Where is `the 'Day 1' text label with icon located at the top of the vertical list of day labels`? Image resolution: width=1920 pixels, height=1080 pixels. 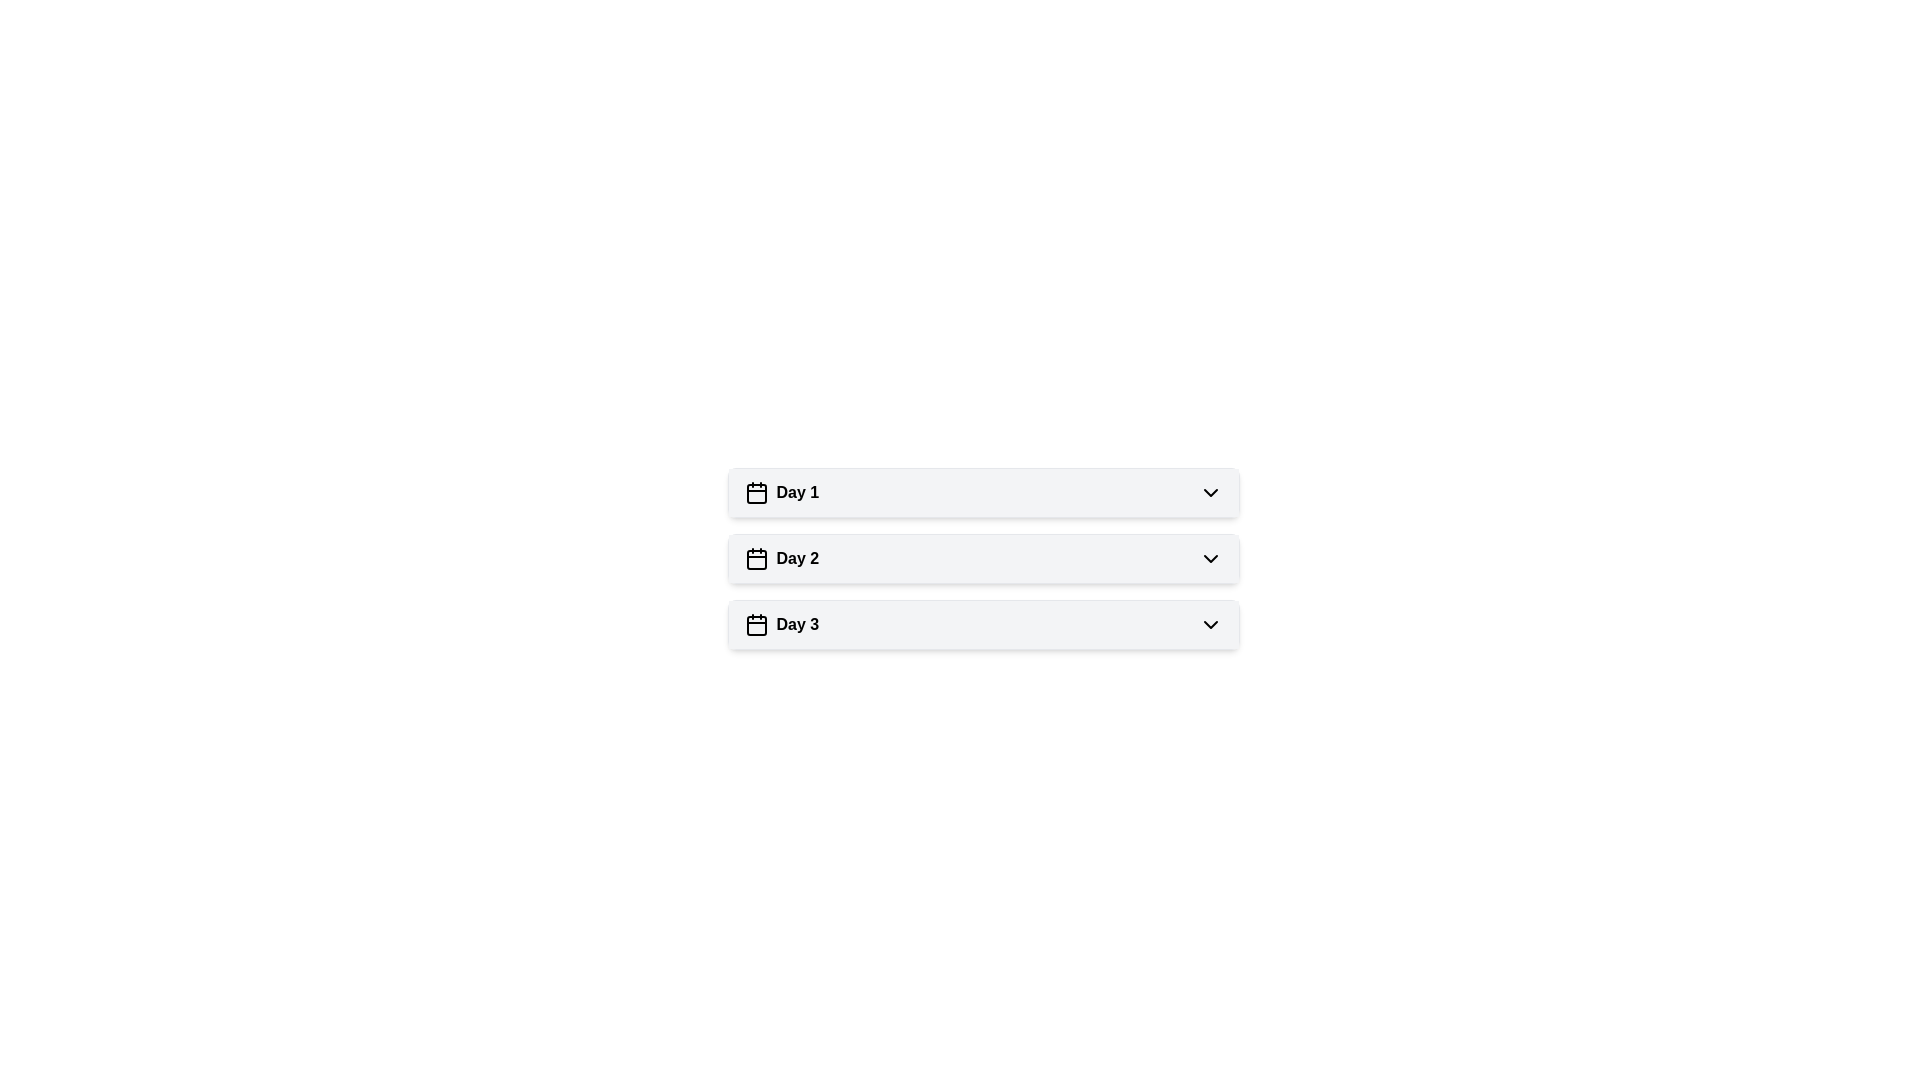 the 'Day 1' text label with icon located at the top of the vertical list of day labels is located at coordinates (780, 493).